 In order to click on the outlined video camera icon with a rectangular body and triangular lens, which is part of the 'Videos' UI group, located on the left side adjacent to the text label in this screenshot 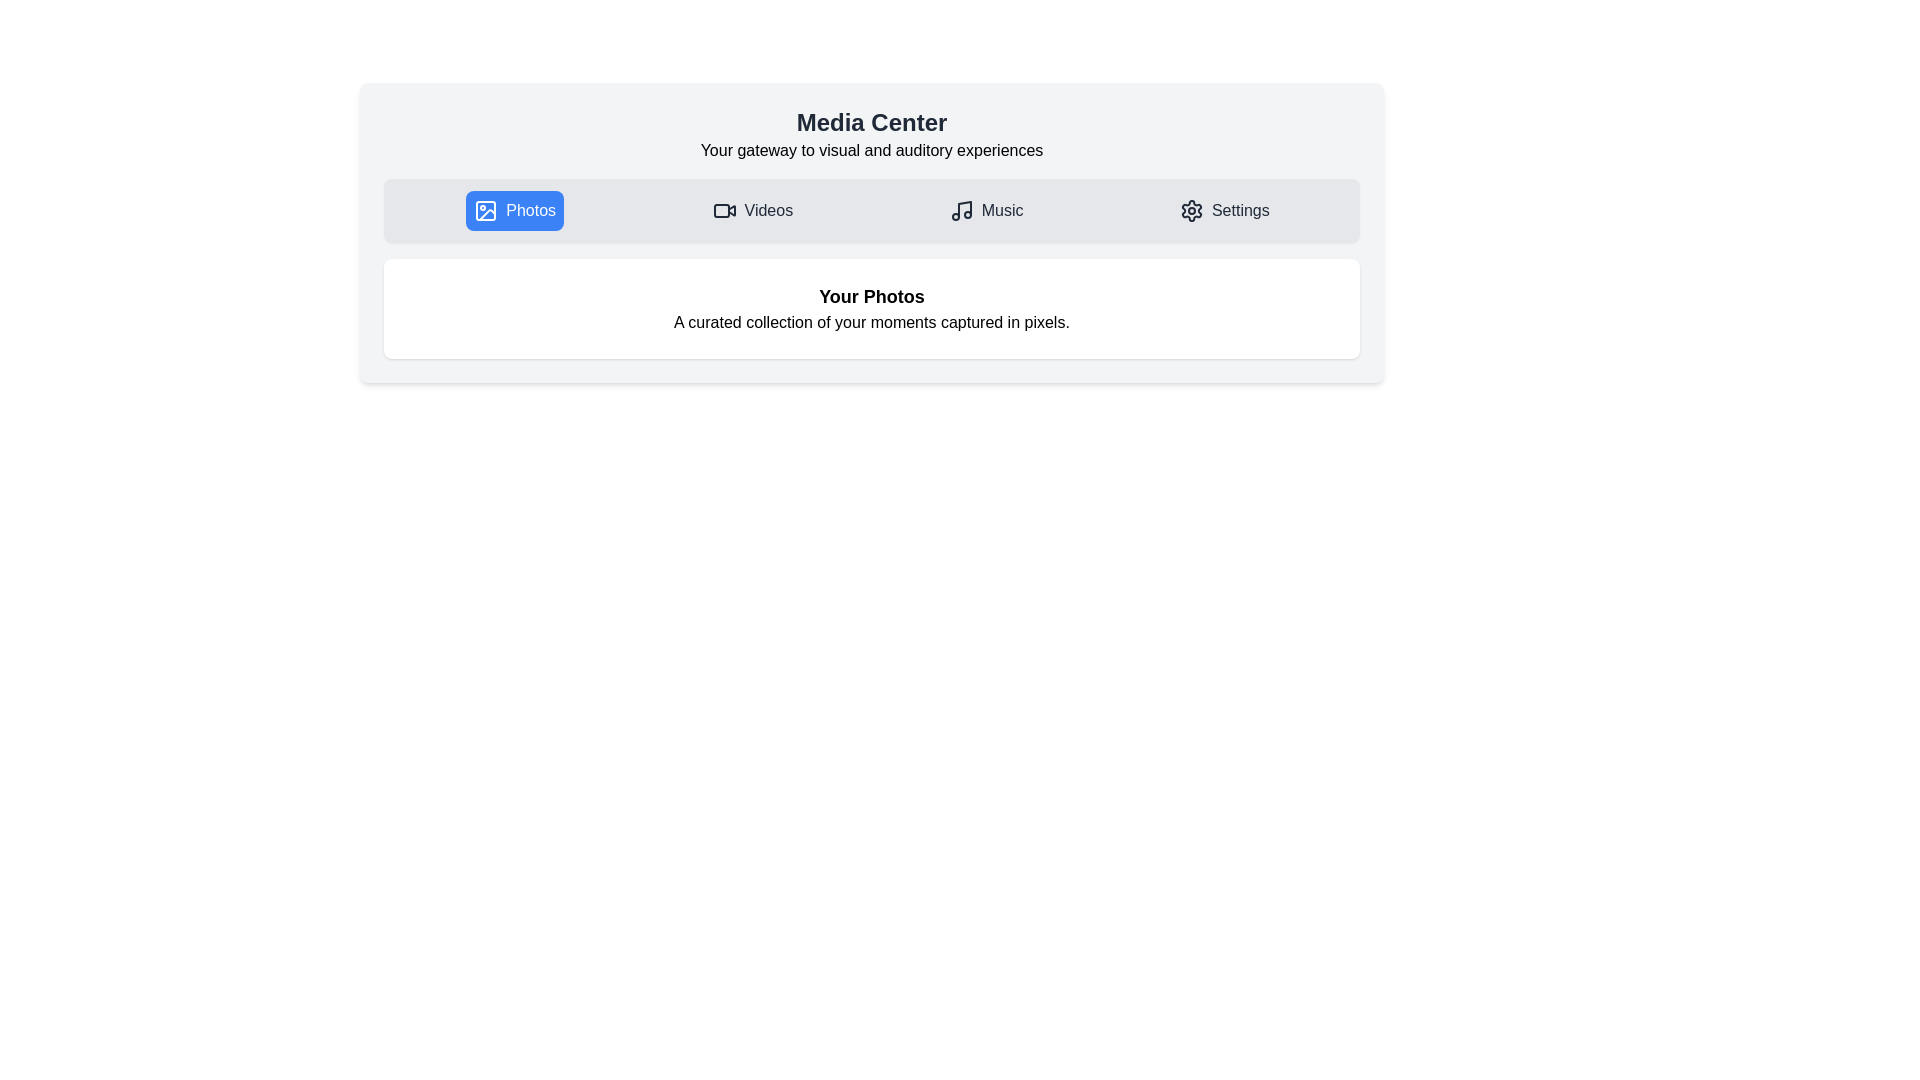, I will do `click(723, 211)`.